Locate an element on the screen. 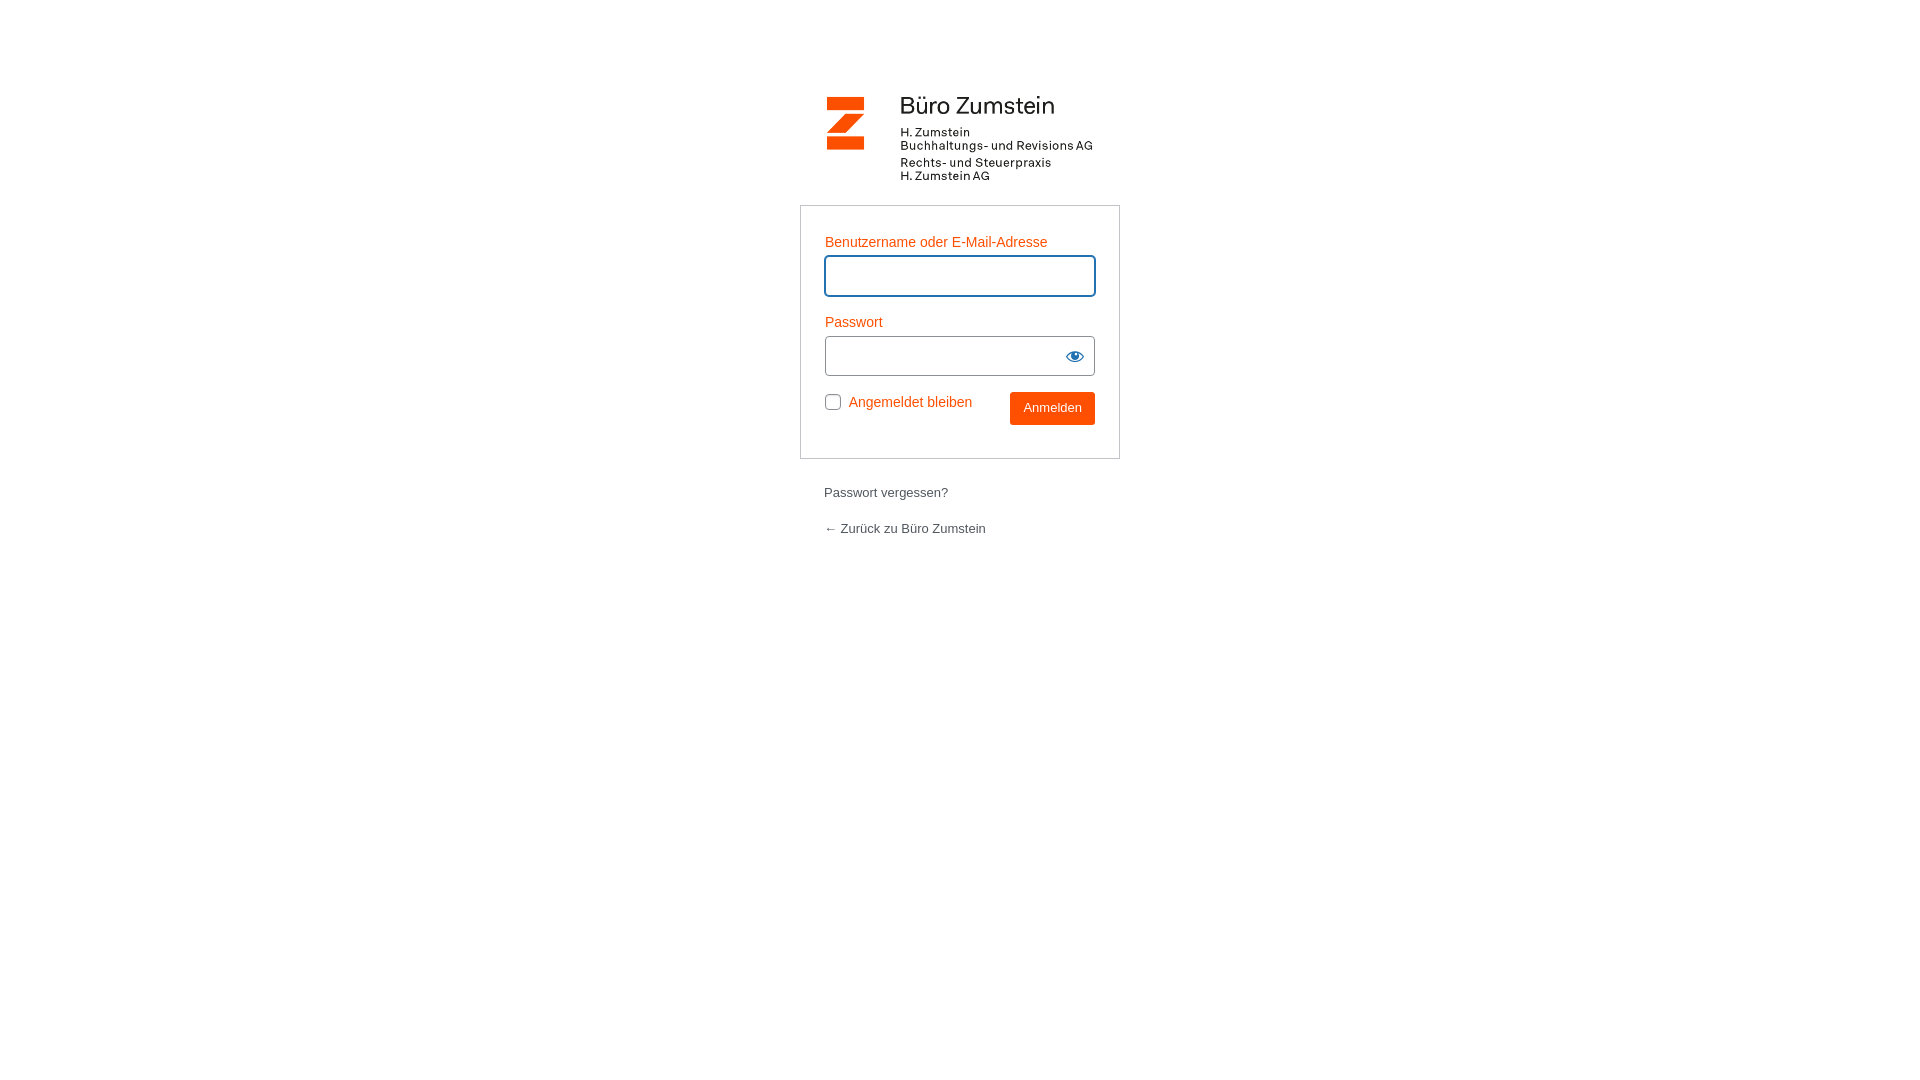  'Anmelden' is located at coordinates (1051, 407).